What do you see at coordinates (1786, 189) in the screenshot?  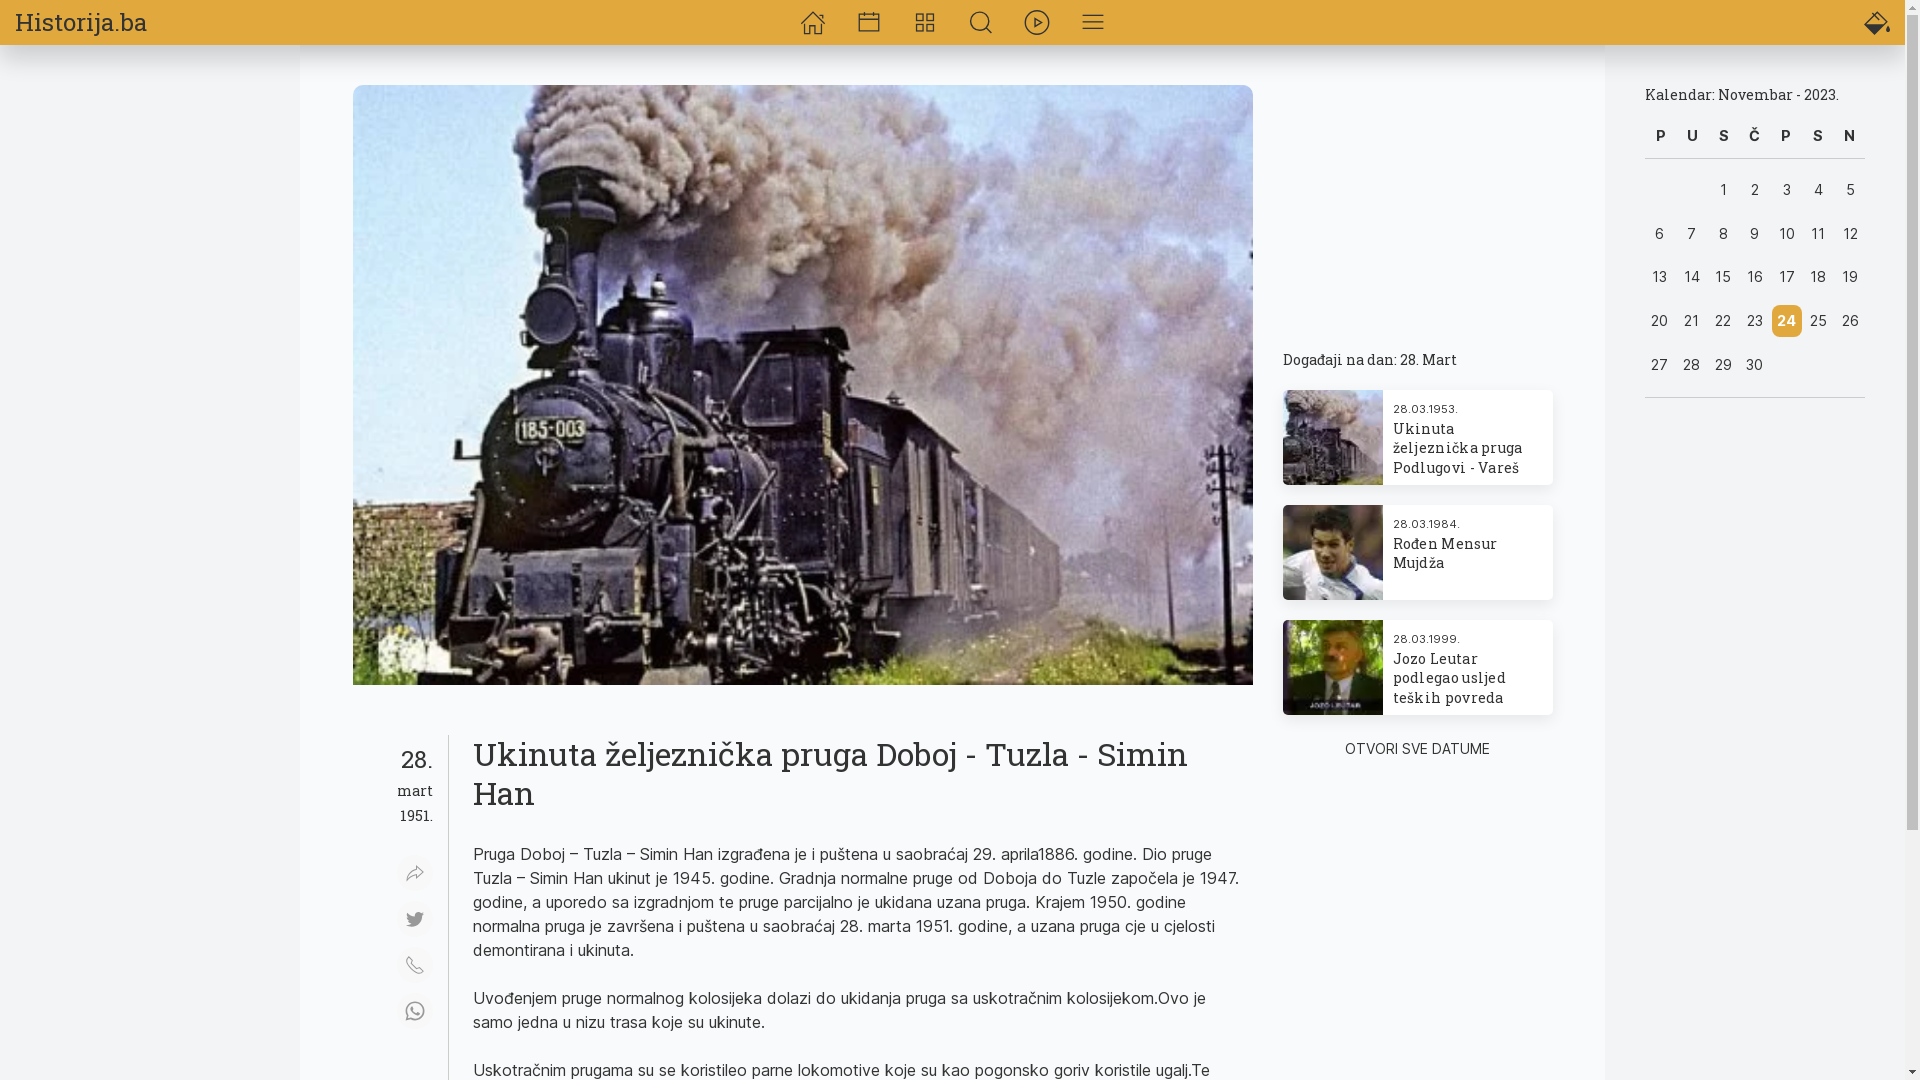 I see `'3'` at bounding box center [1786, 189].